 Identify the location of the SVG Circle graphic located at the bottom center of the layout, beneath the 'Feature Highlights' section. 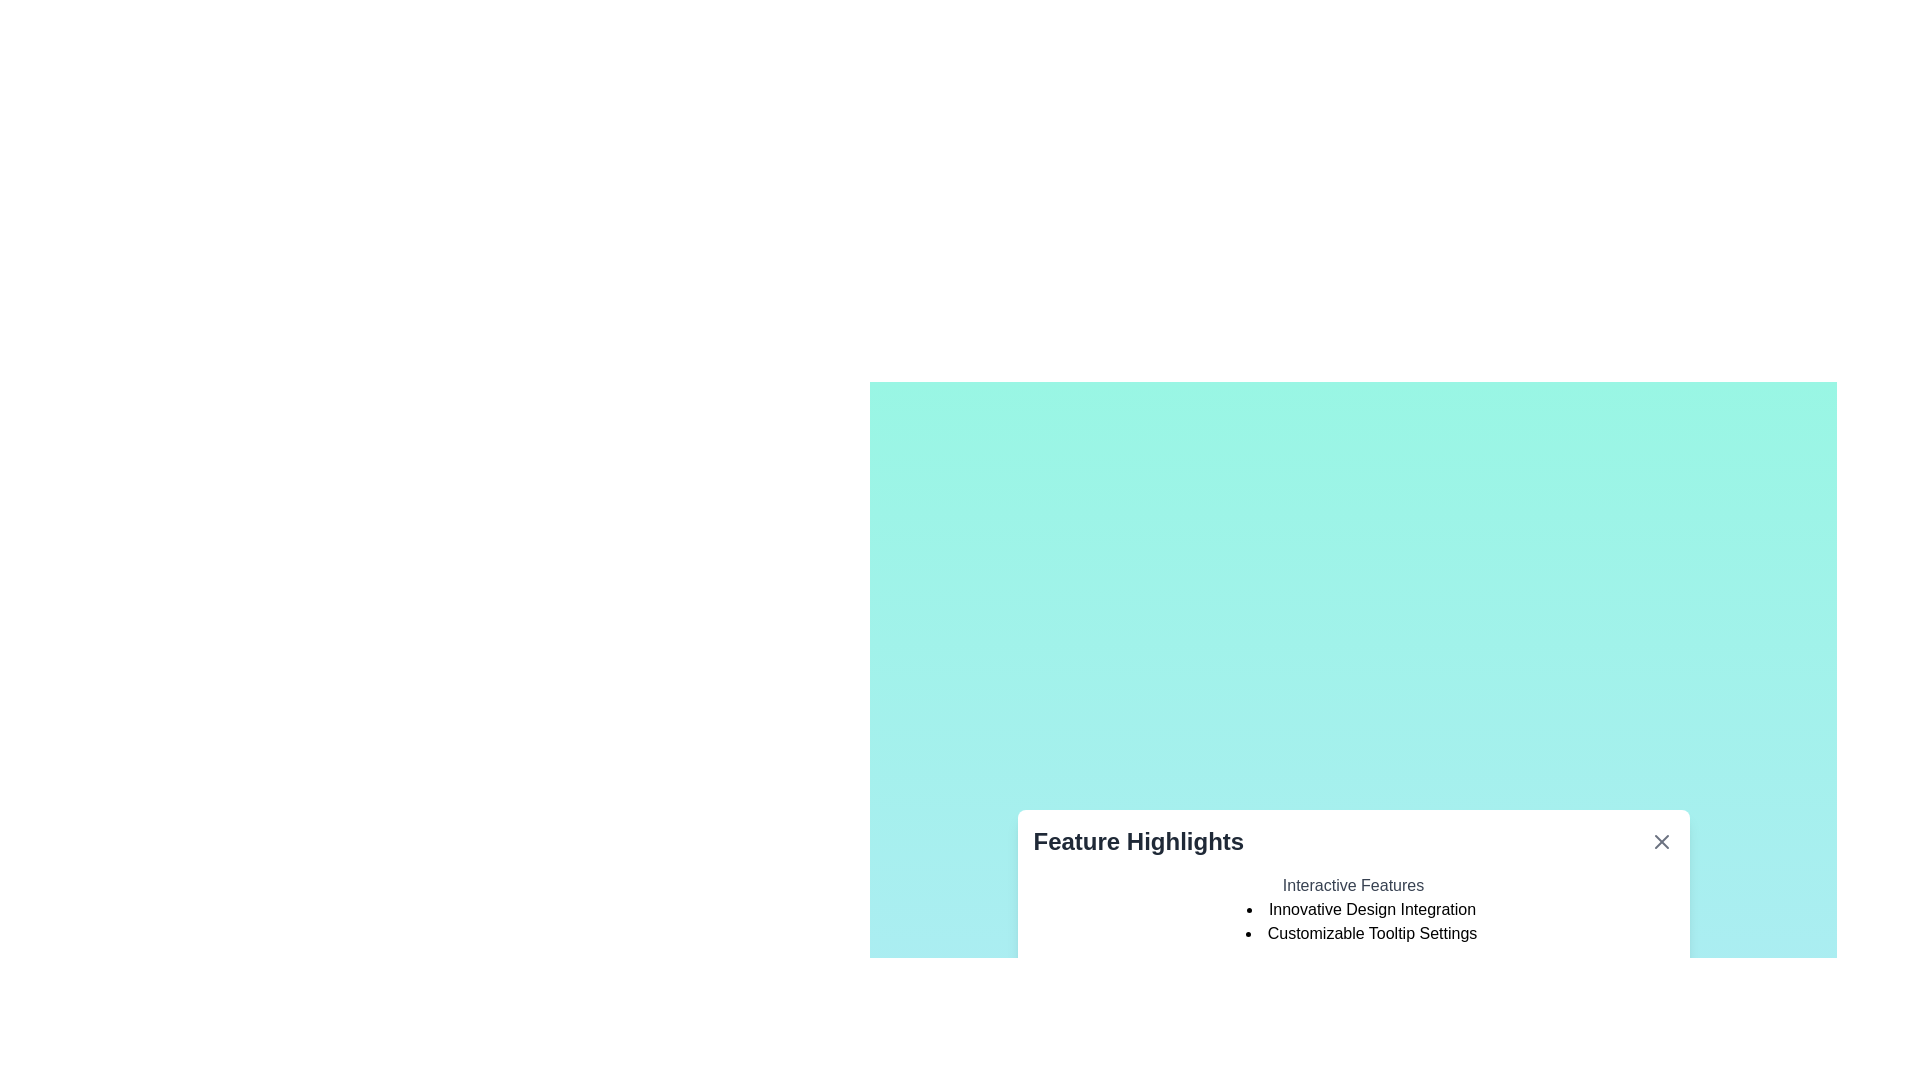
(1315, 994).